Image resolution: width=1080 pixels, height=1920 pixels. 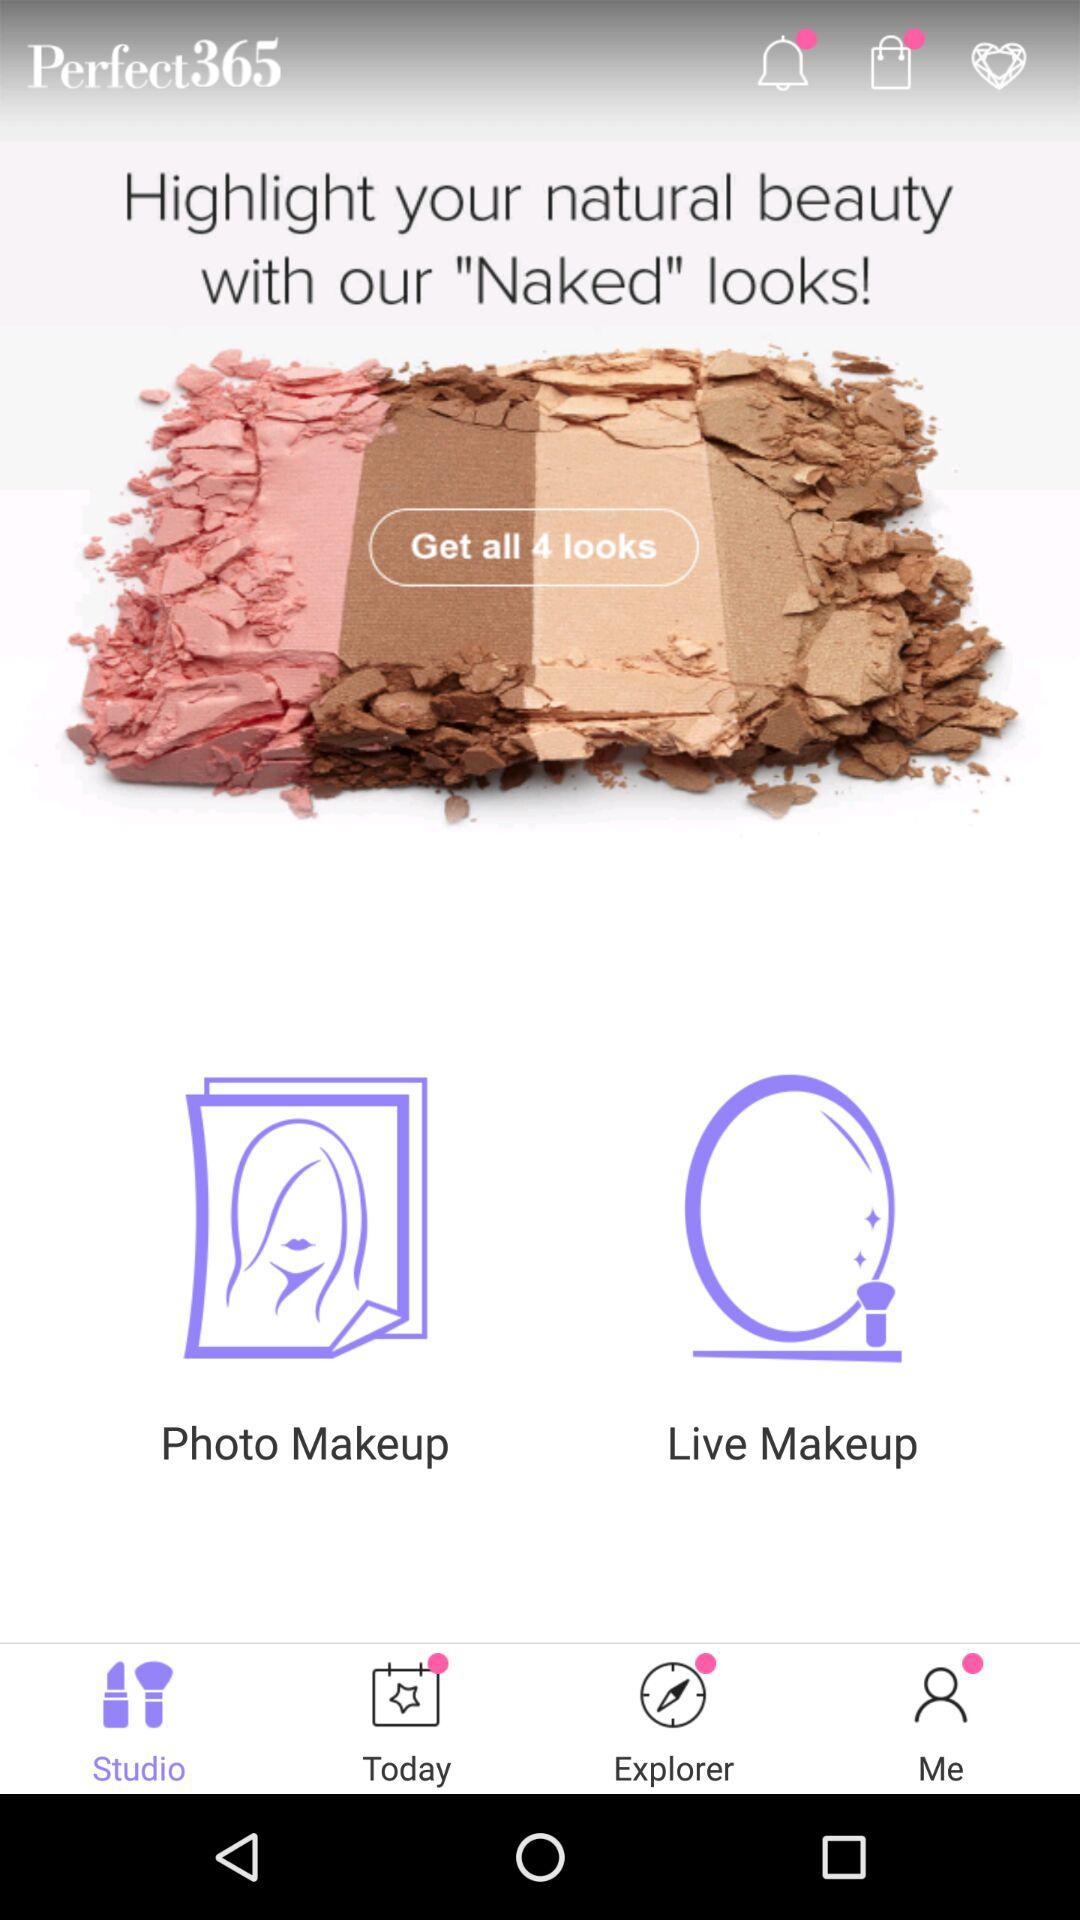 I want to click on the bell icon on the web page, so click(x=782, y=62).